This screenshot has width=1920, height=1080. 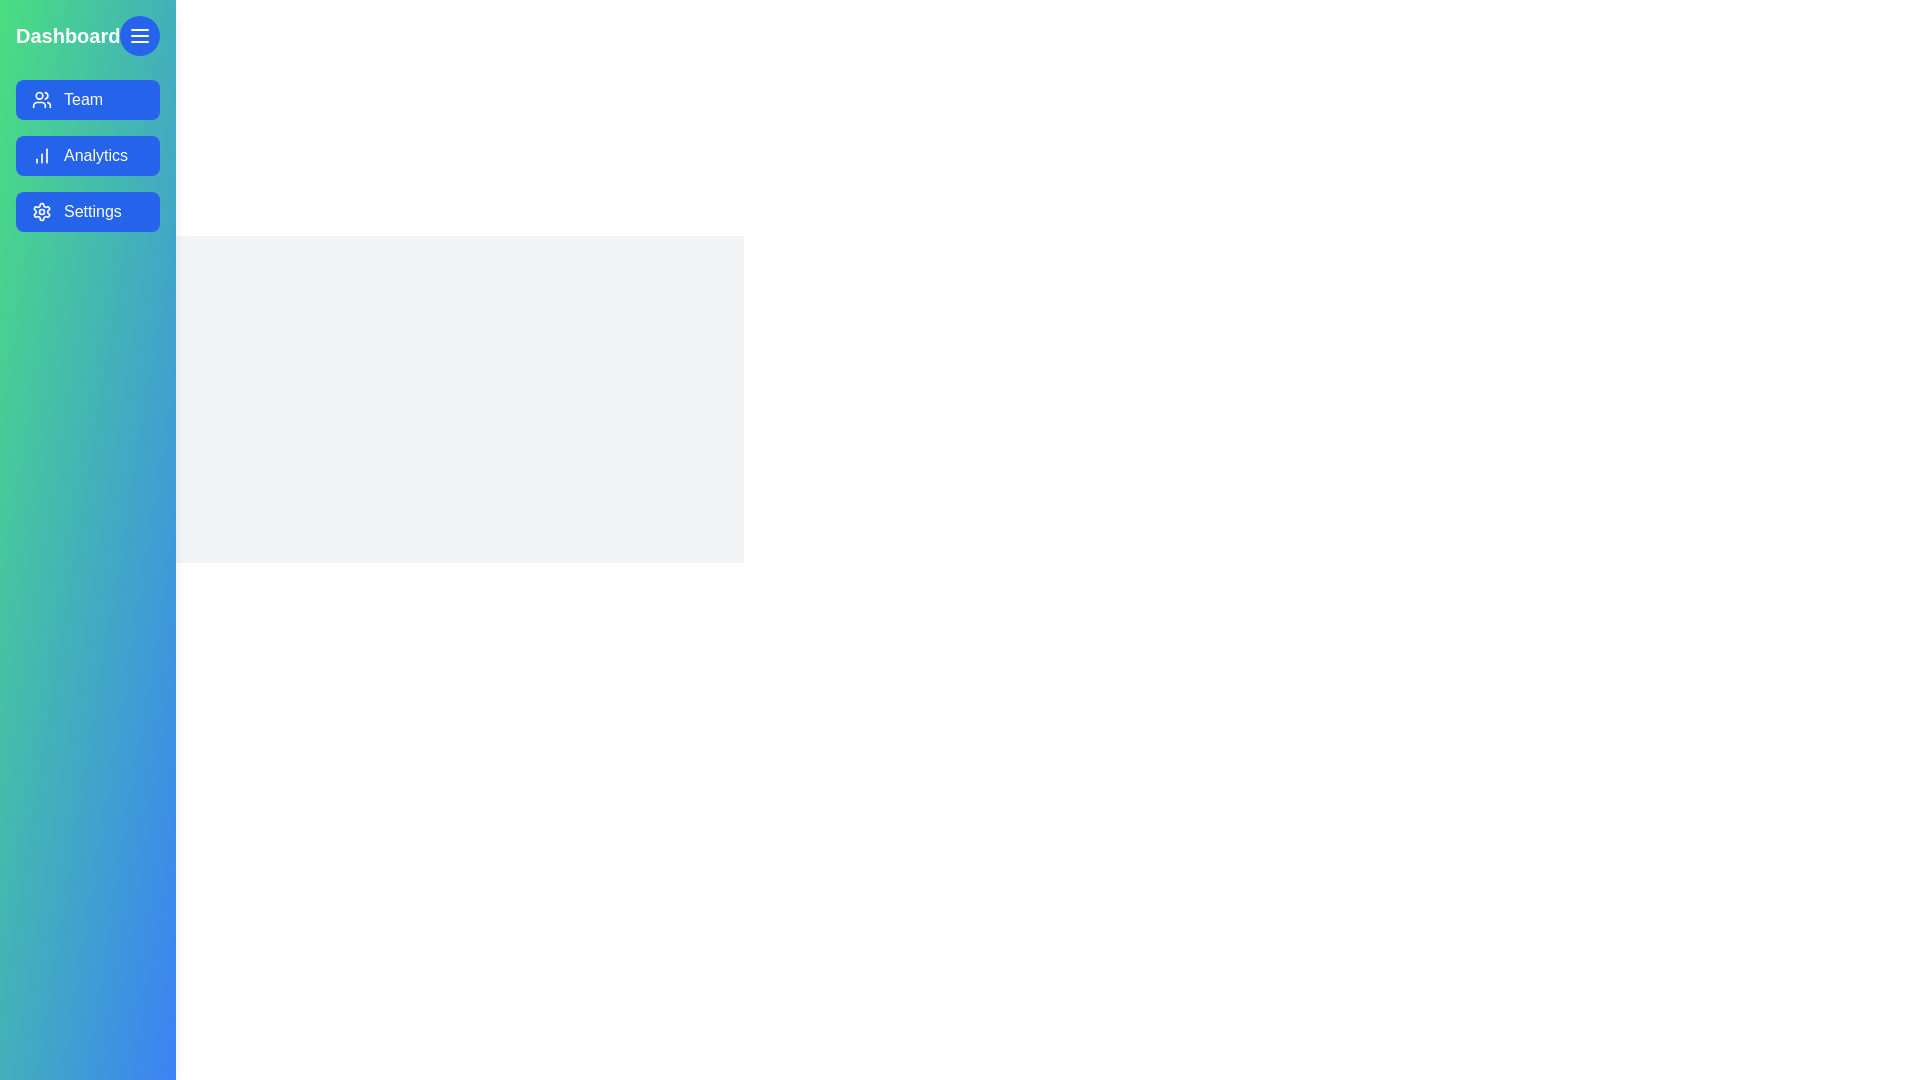 What do you see at coordinates (86, 154) in the screenshot?
I see `the menu option Analytics from the drawer` at bounding box center [86, 154].